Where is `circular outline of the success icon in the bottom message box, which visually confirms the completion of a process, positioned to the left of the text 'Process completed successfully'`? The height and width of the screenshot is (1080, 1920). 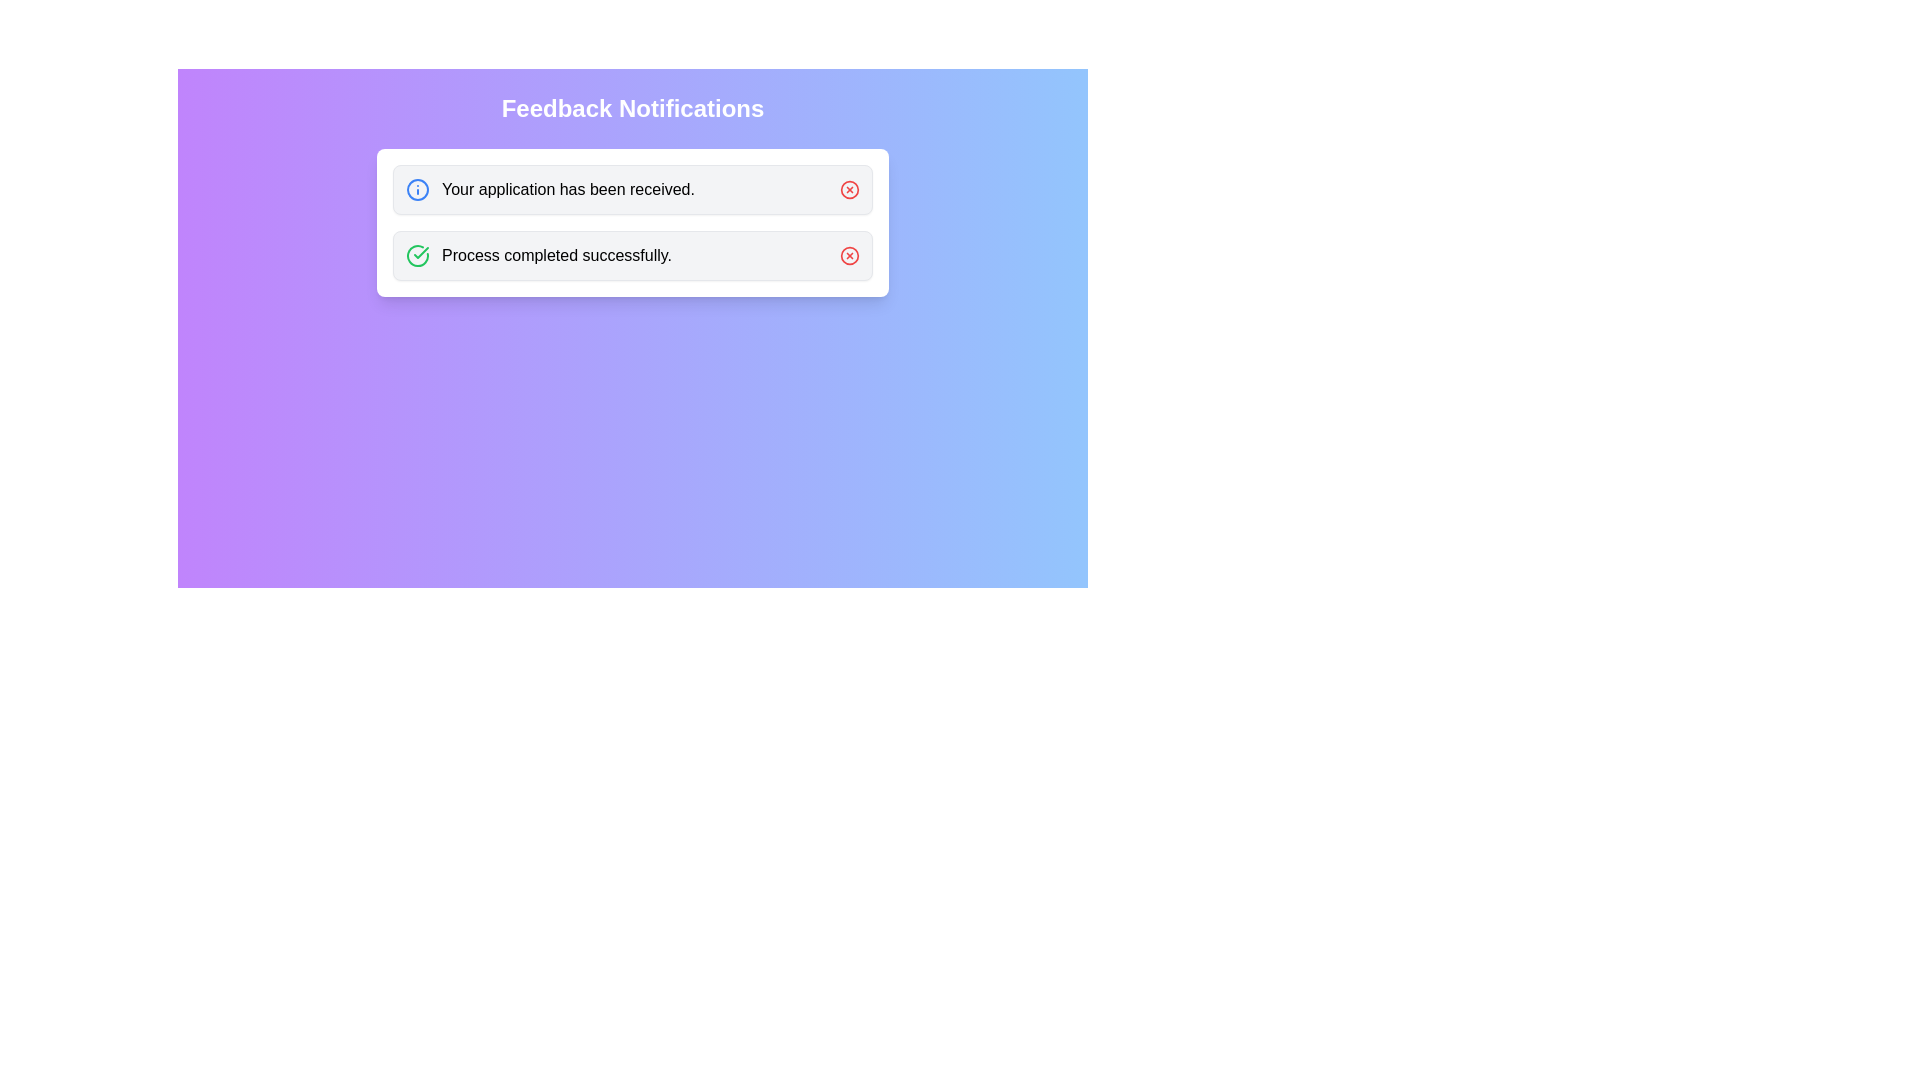 circular outline of the success icon in the bottom message box, which visually confirms the completion of a process, positioned to the left of the text 'Process completed successfully' is located at coordinates (416, 254).